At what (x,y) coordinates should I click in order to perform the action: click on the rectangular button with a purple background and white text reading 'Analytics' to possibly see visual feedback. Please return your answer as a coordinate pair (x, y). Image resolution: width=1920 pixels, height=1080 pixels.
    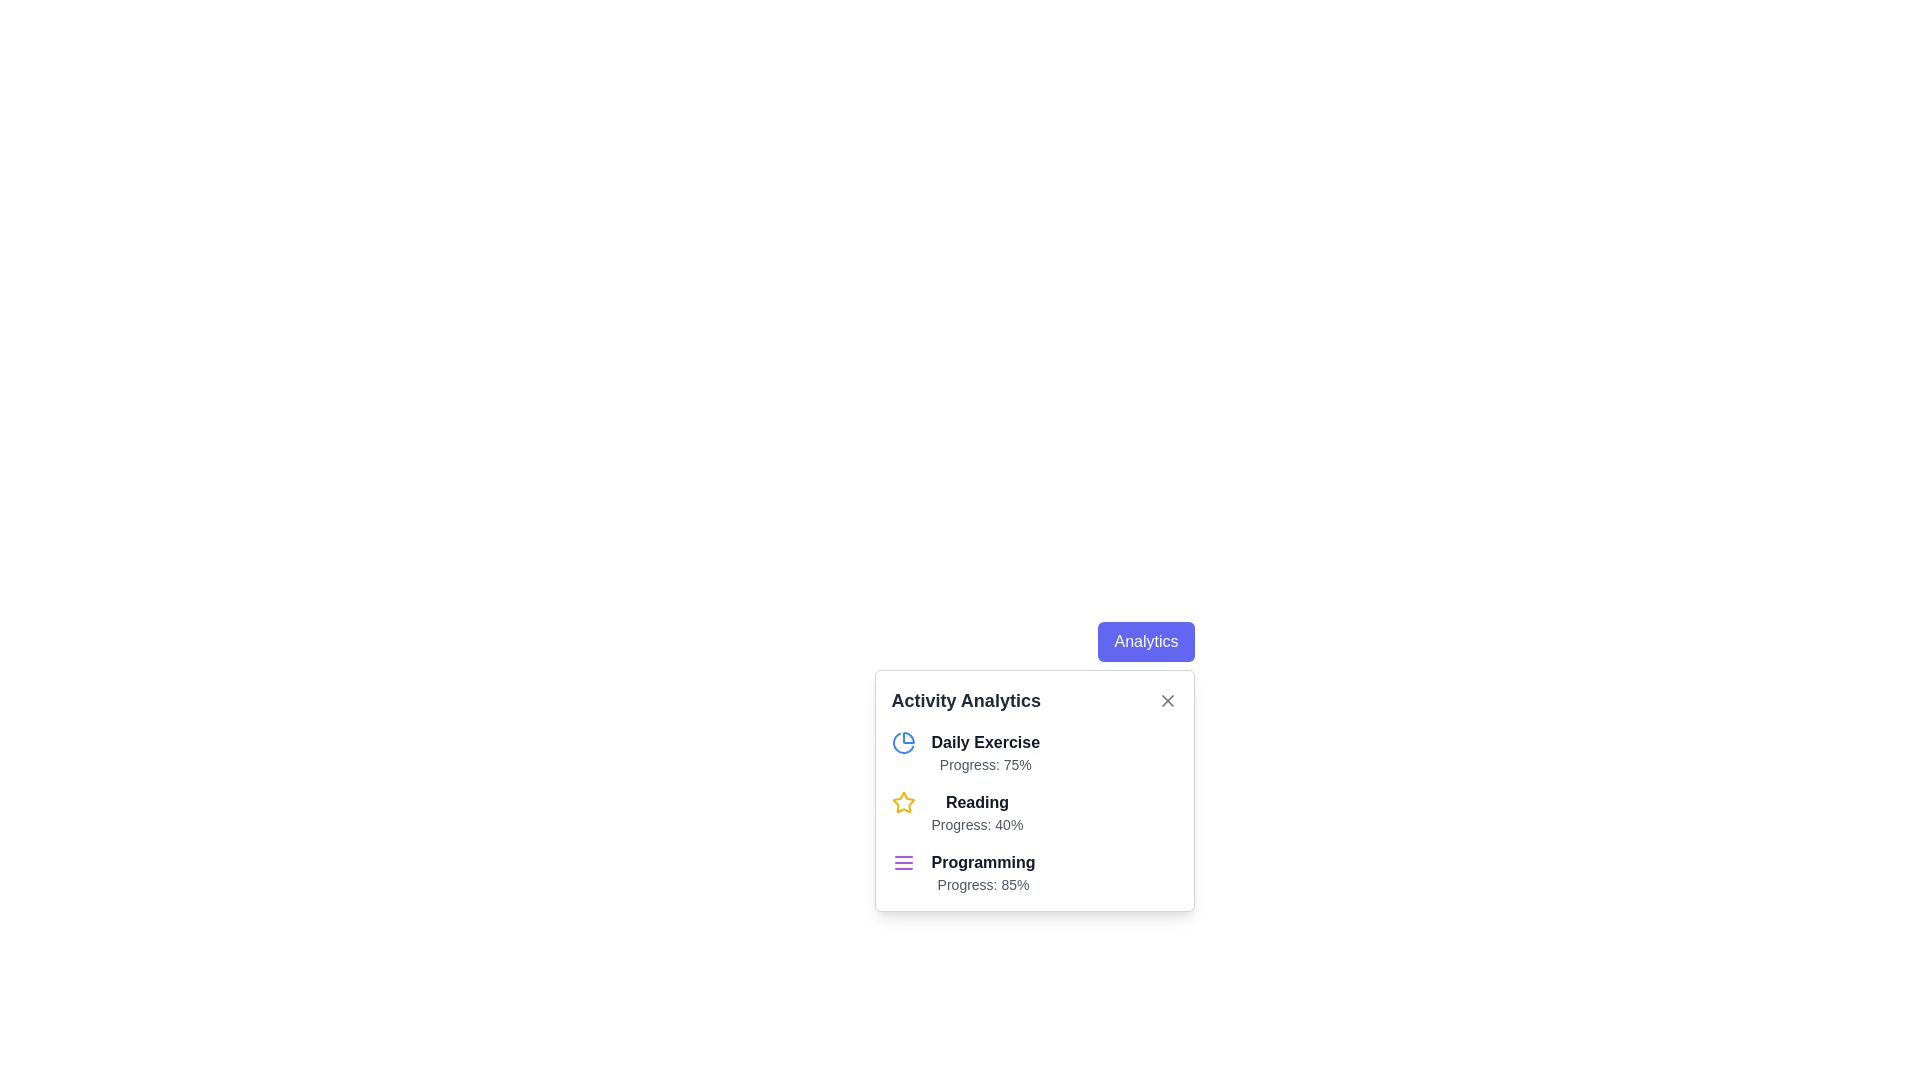
    Looking at the image, I should click on (1146, 641).